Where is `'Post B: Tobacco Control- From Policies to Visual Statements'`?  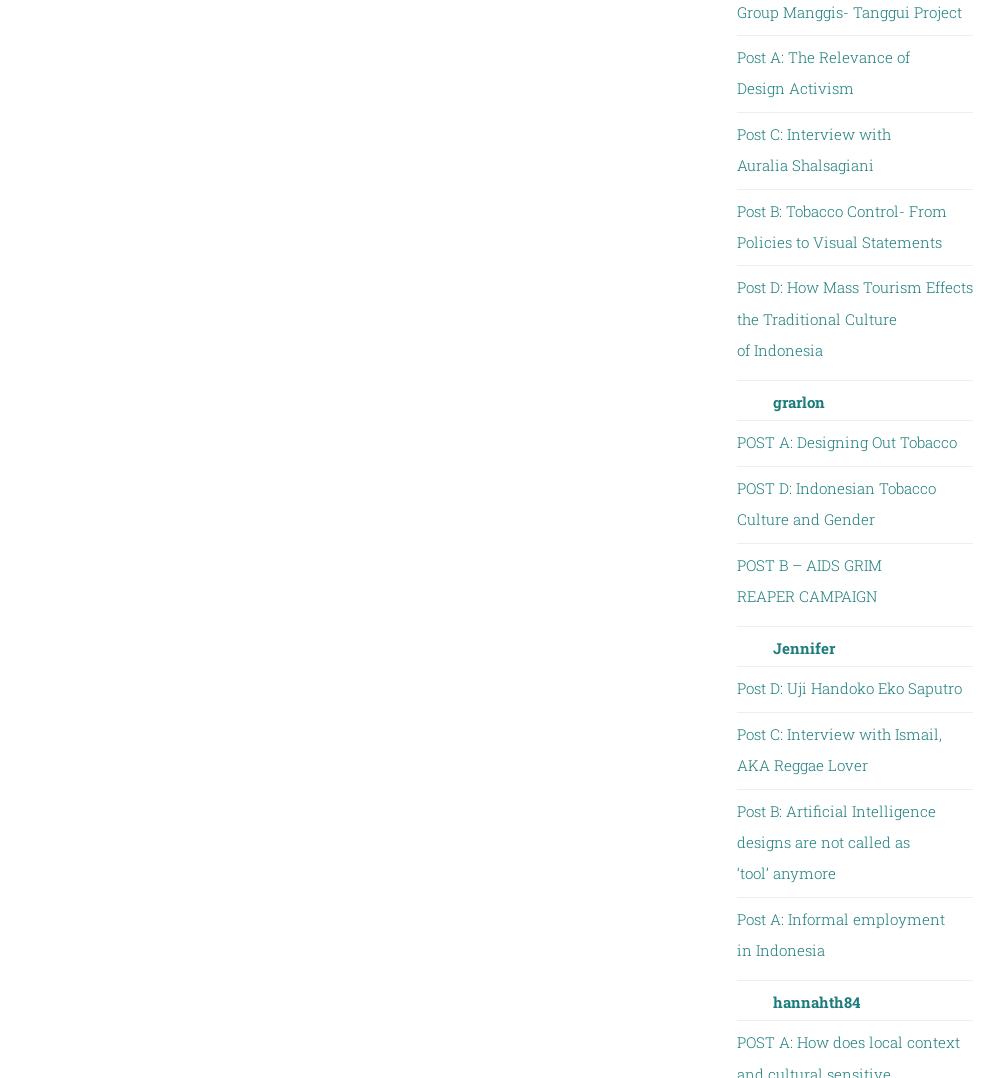 'Post B: Tobacco Control- From Policies to Visual Statements' is located at coordinates (840, 225).